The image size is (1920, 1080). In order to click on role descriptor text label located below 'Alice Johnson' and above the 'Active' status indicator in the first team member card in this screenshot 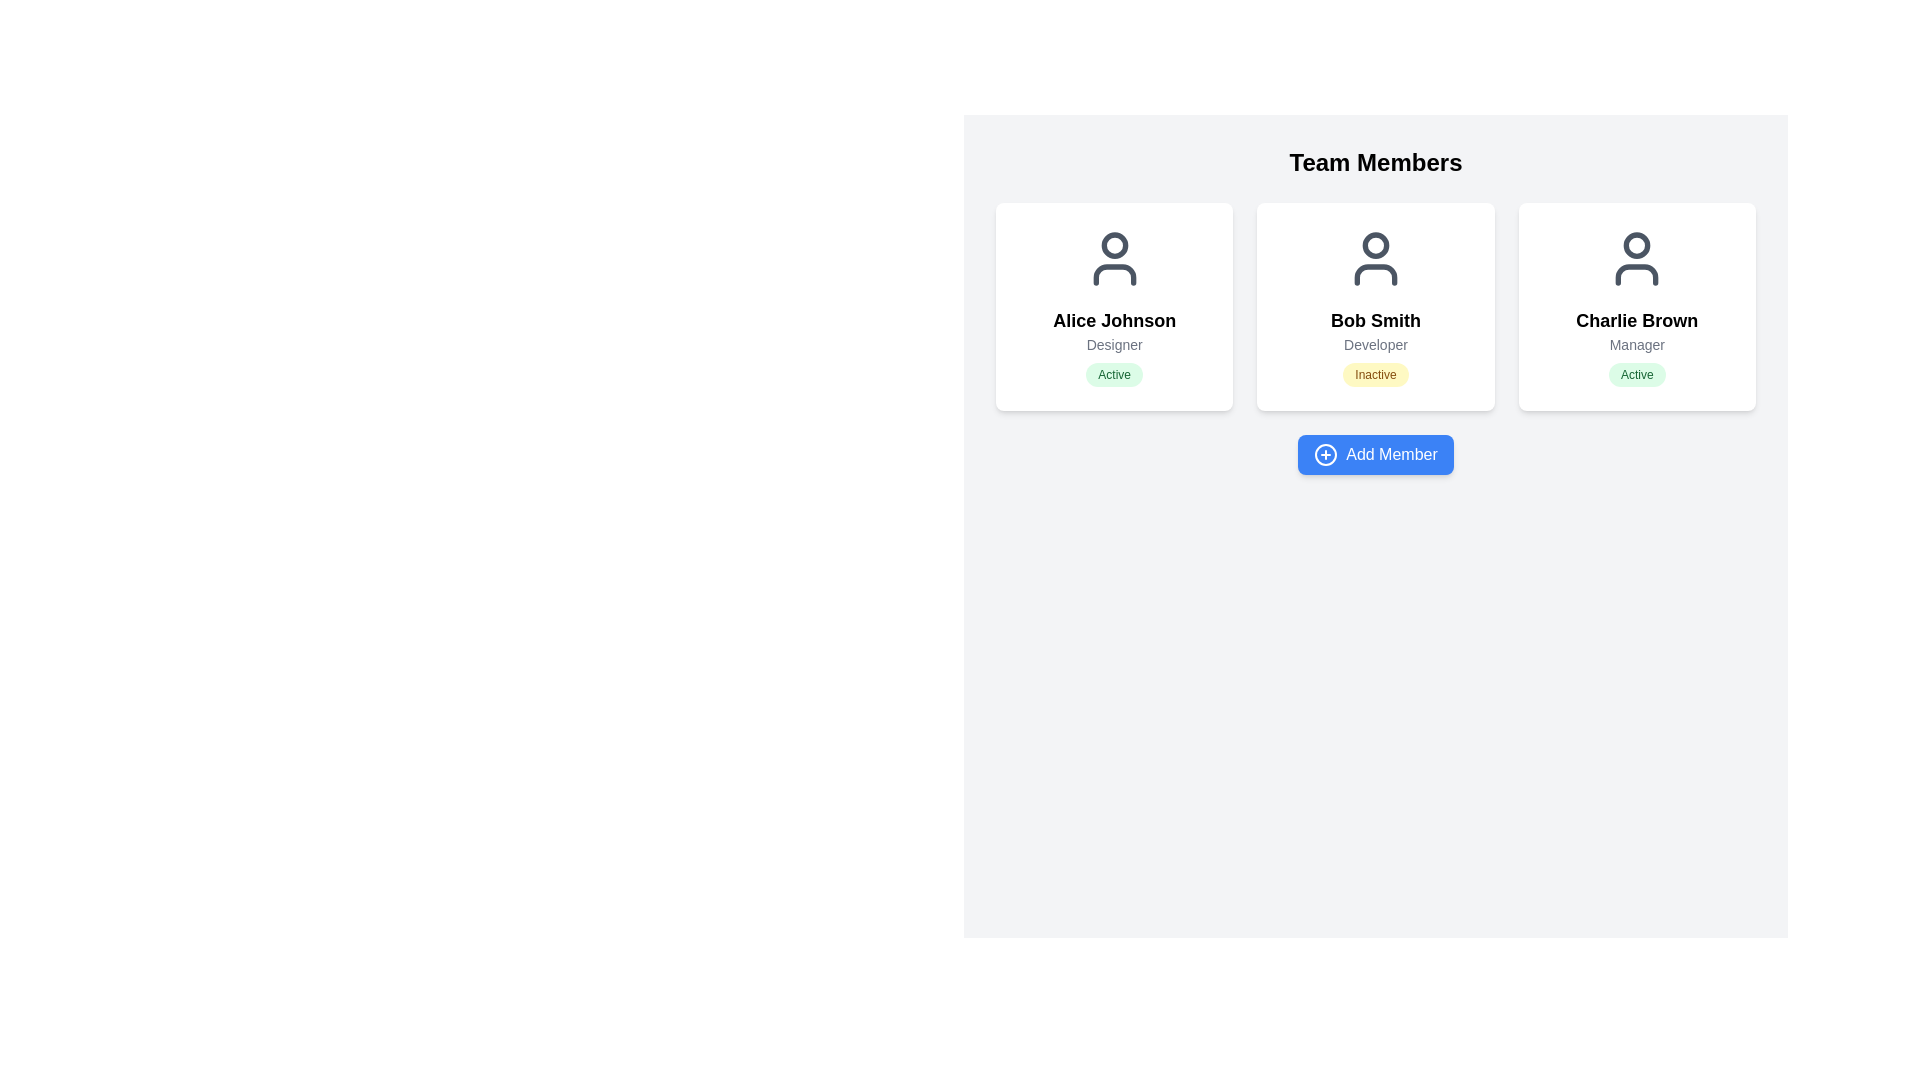, I will do `click(1113, 343)`.